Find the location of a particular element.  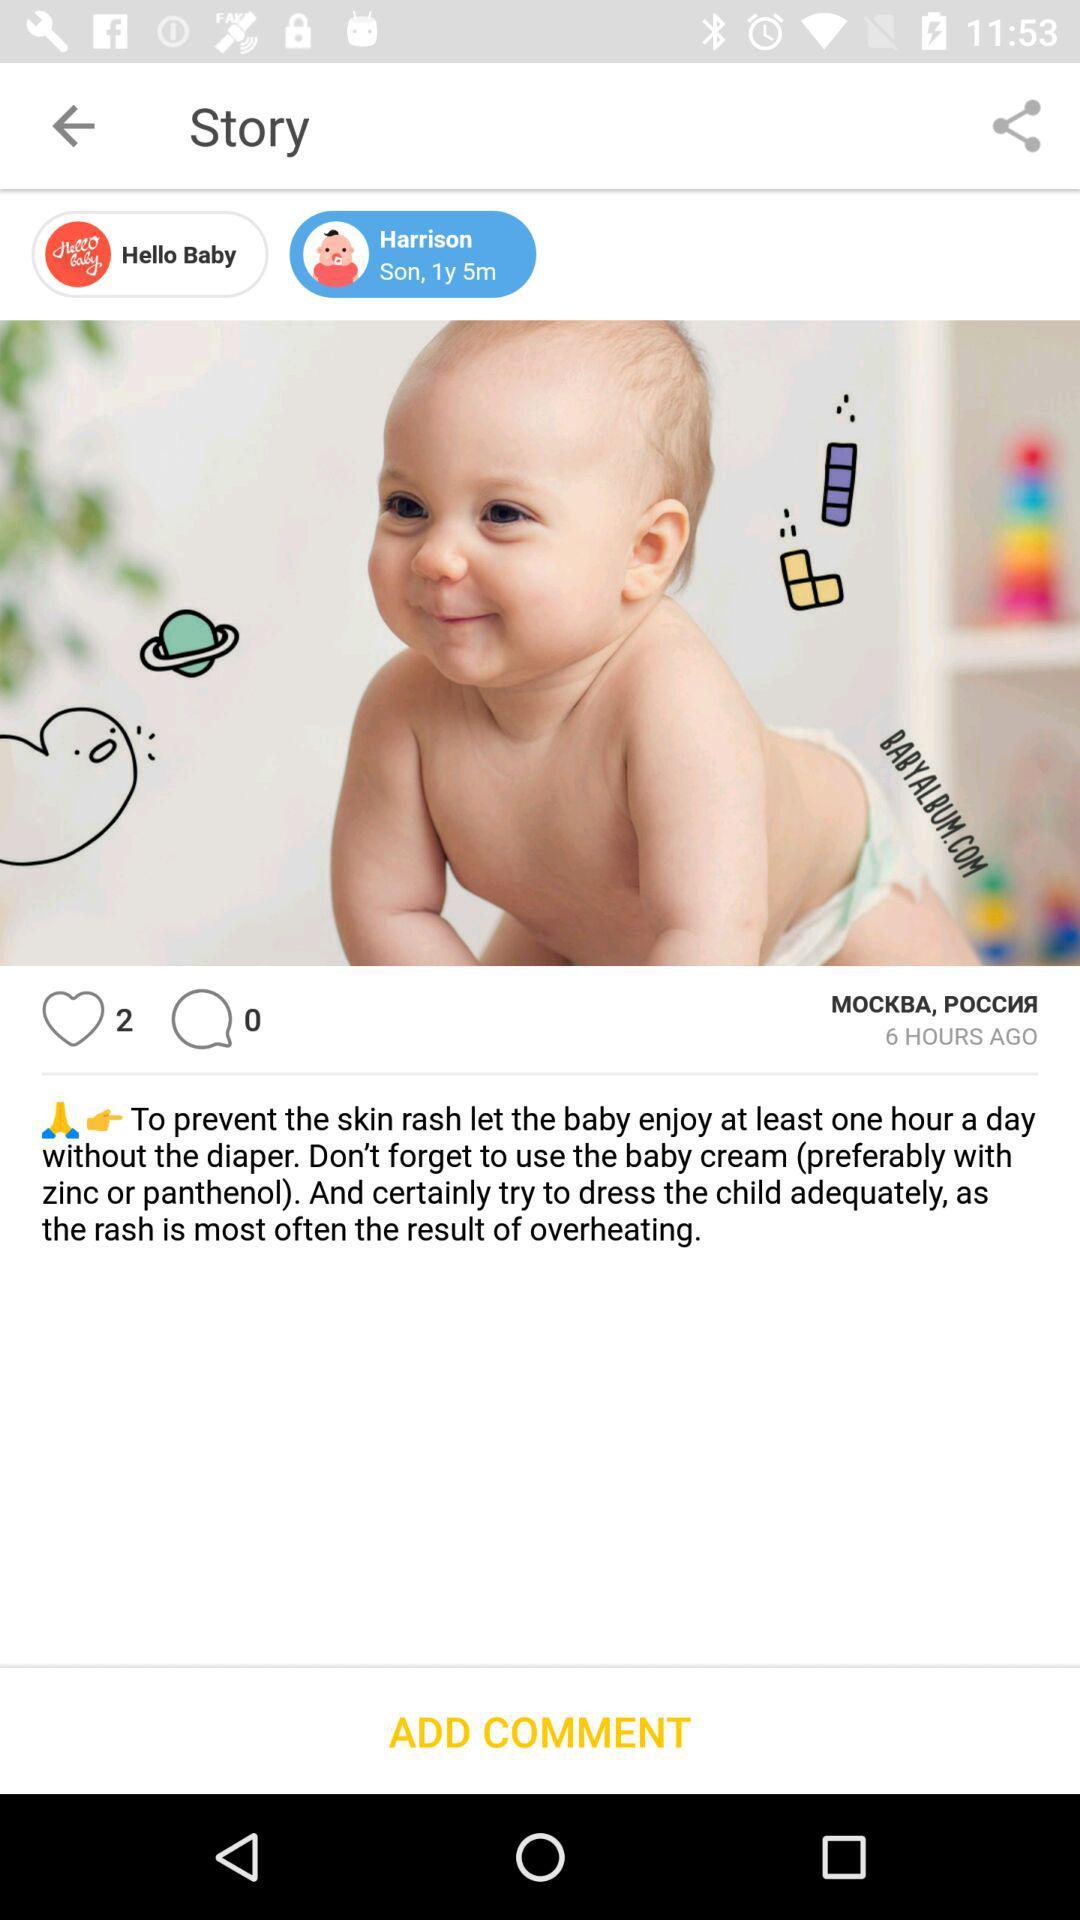

like is located at coordinates (72, 1019).